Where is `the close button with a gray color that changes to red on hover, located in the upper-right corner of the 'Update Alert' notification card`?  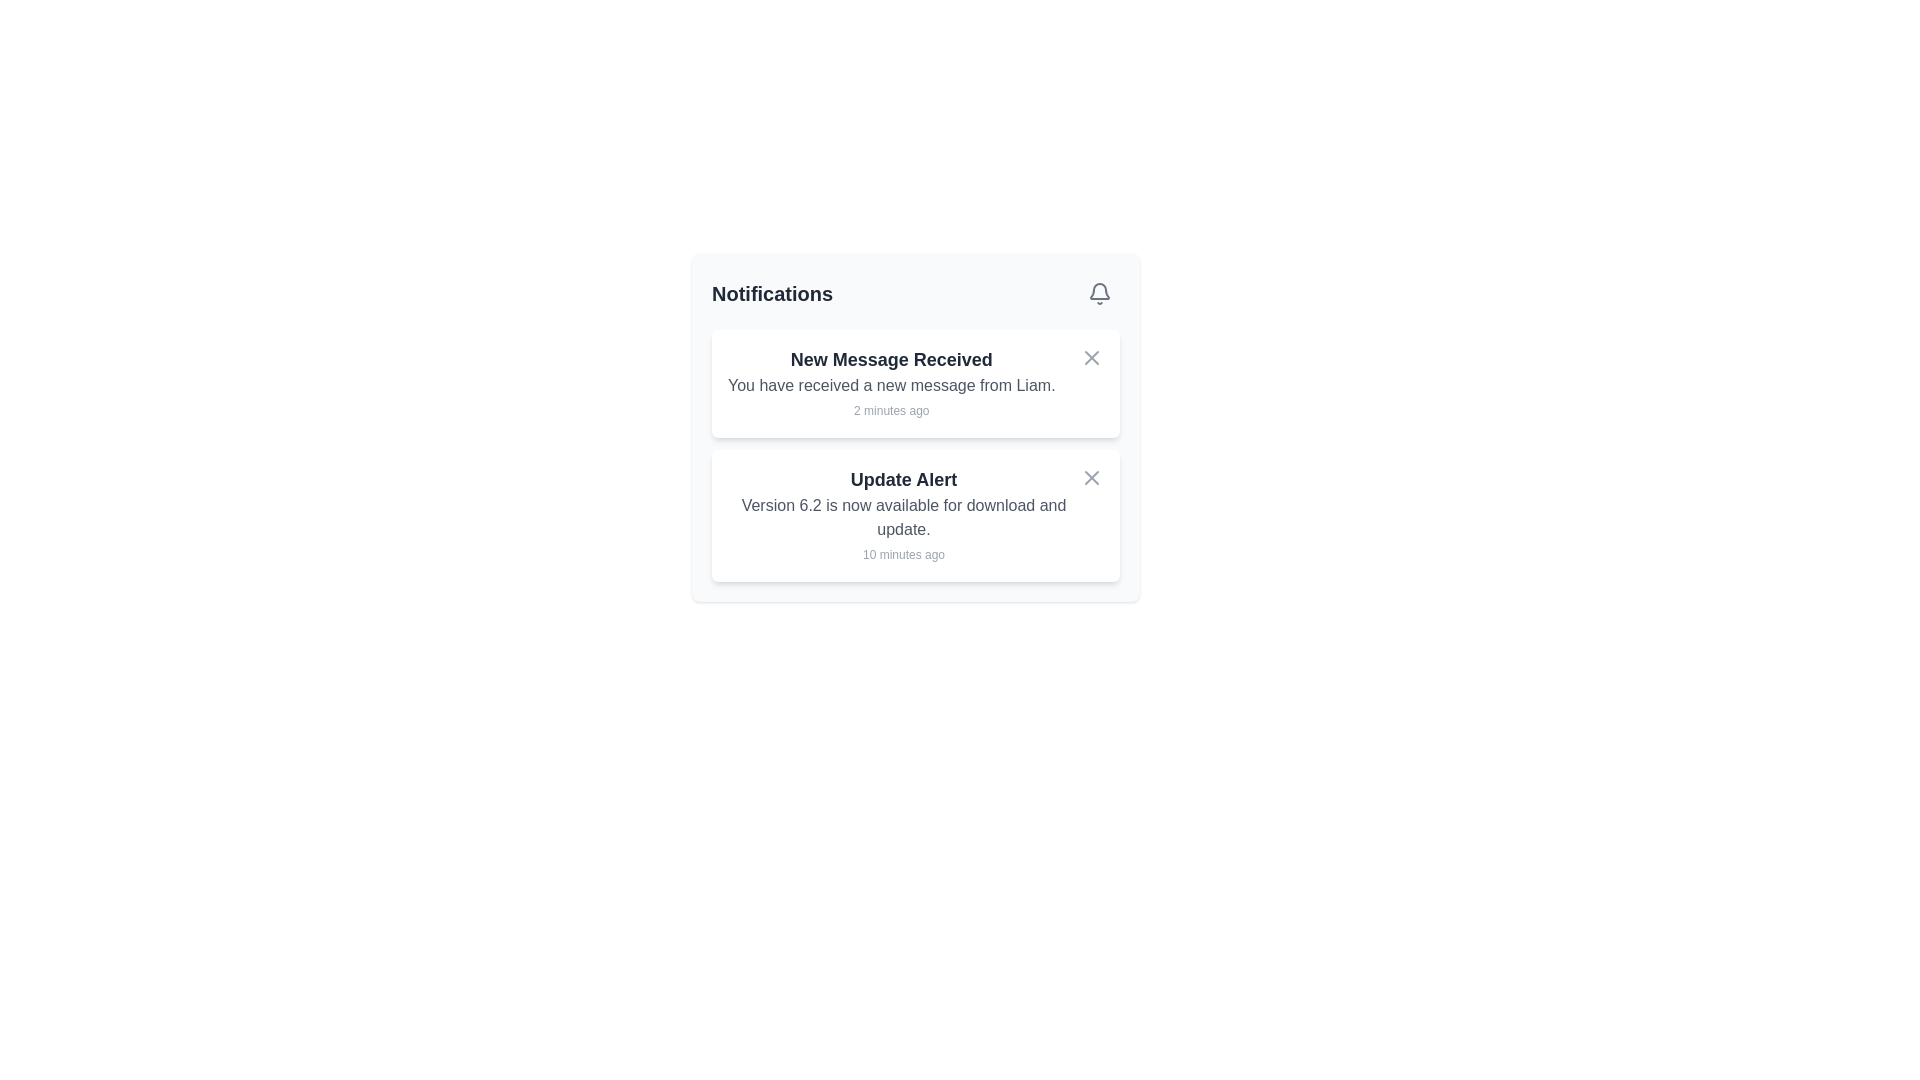
the close button with a gray color that changes to red on hover, located in the upper-right corner of the 'Update Alert' notification card is located at coordinates (1090, 478).